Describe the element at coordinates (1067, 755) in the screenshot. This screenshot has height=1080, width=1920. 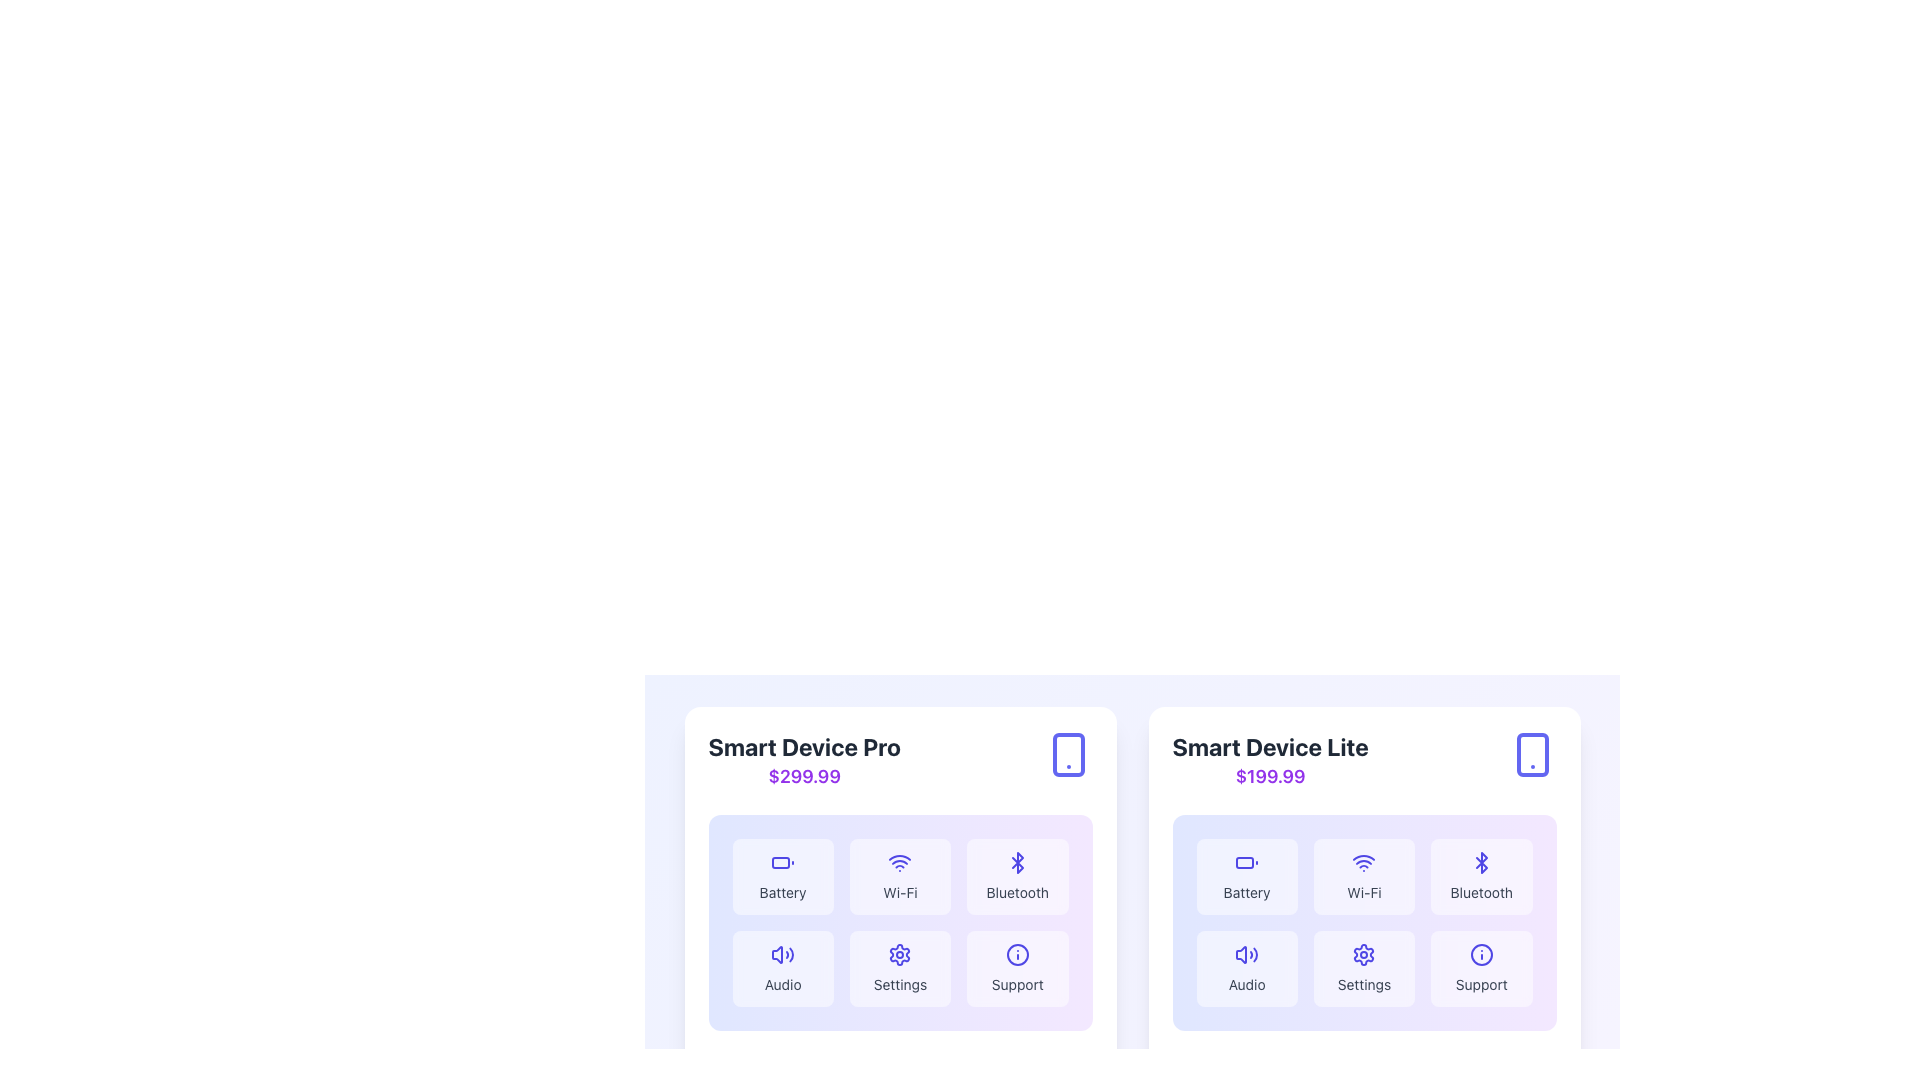
I see `the decorative rectangular shape within the smartphone icon adjacent to the 'Smart Device Lite' text` at that location.